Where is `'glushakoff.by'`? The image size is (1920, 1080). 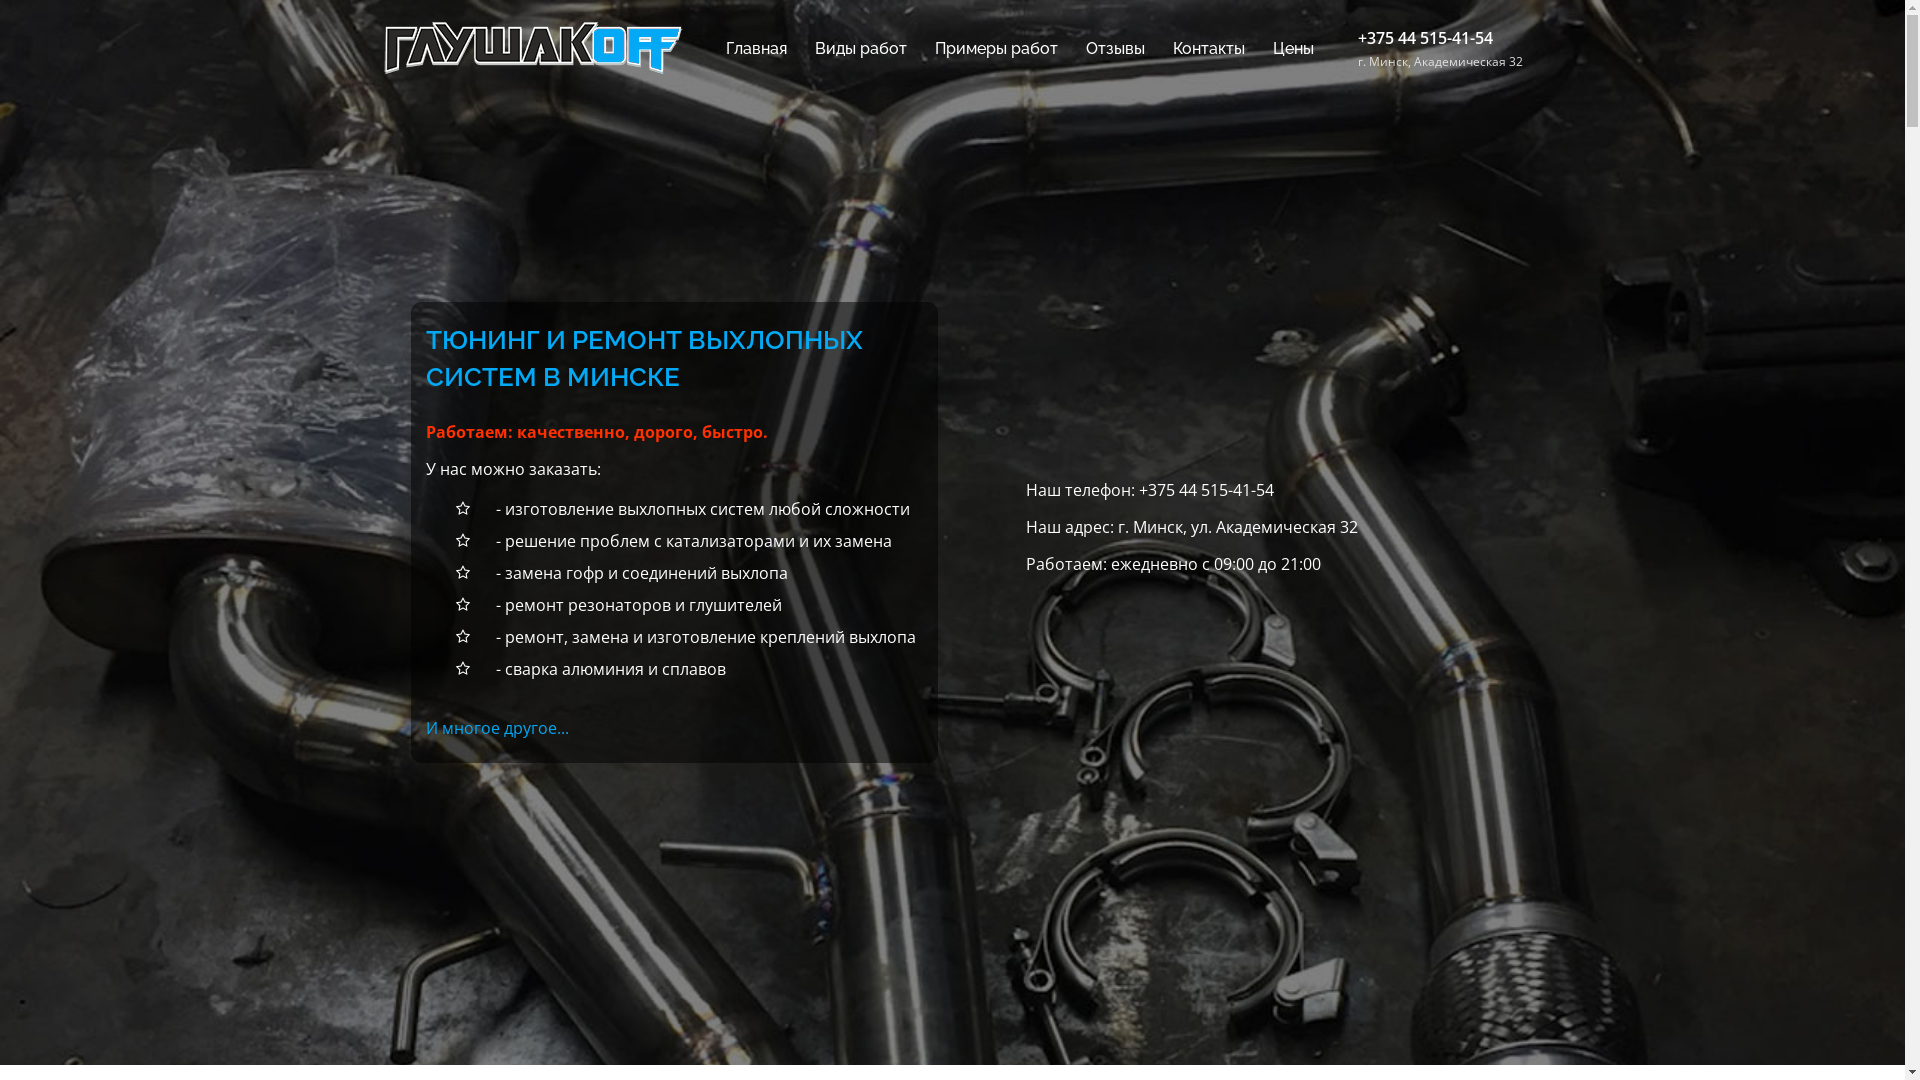 'glushakoff.by' is located at coordinates (532, 45).